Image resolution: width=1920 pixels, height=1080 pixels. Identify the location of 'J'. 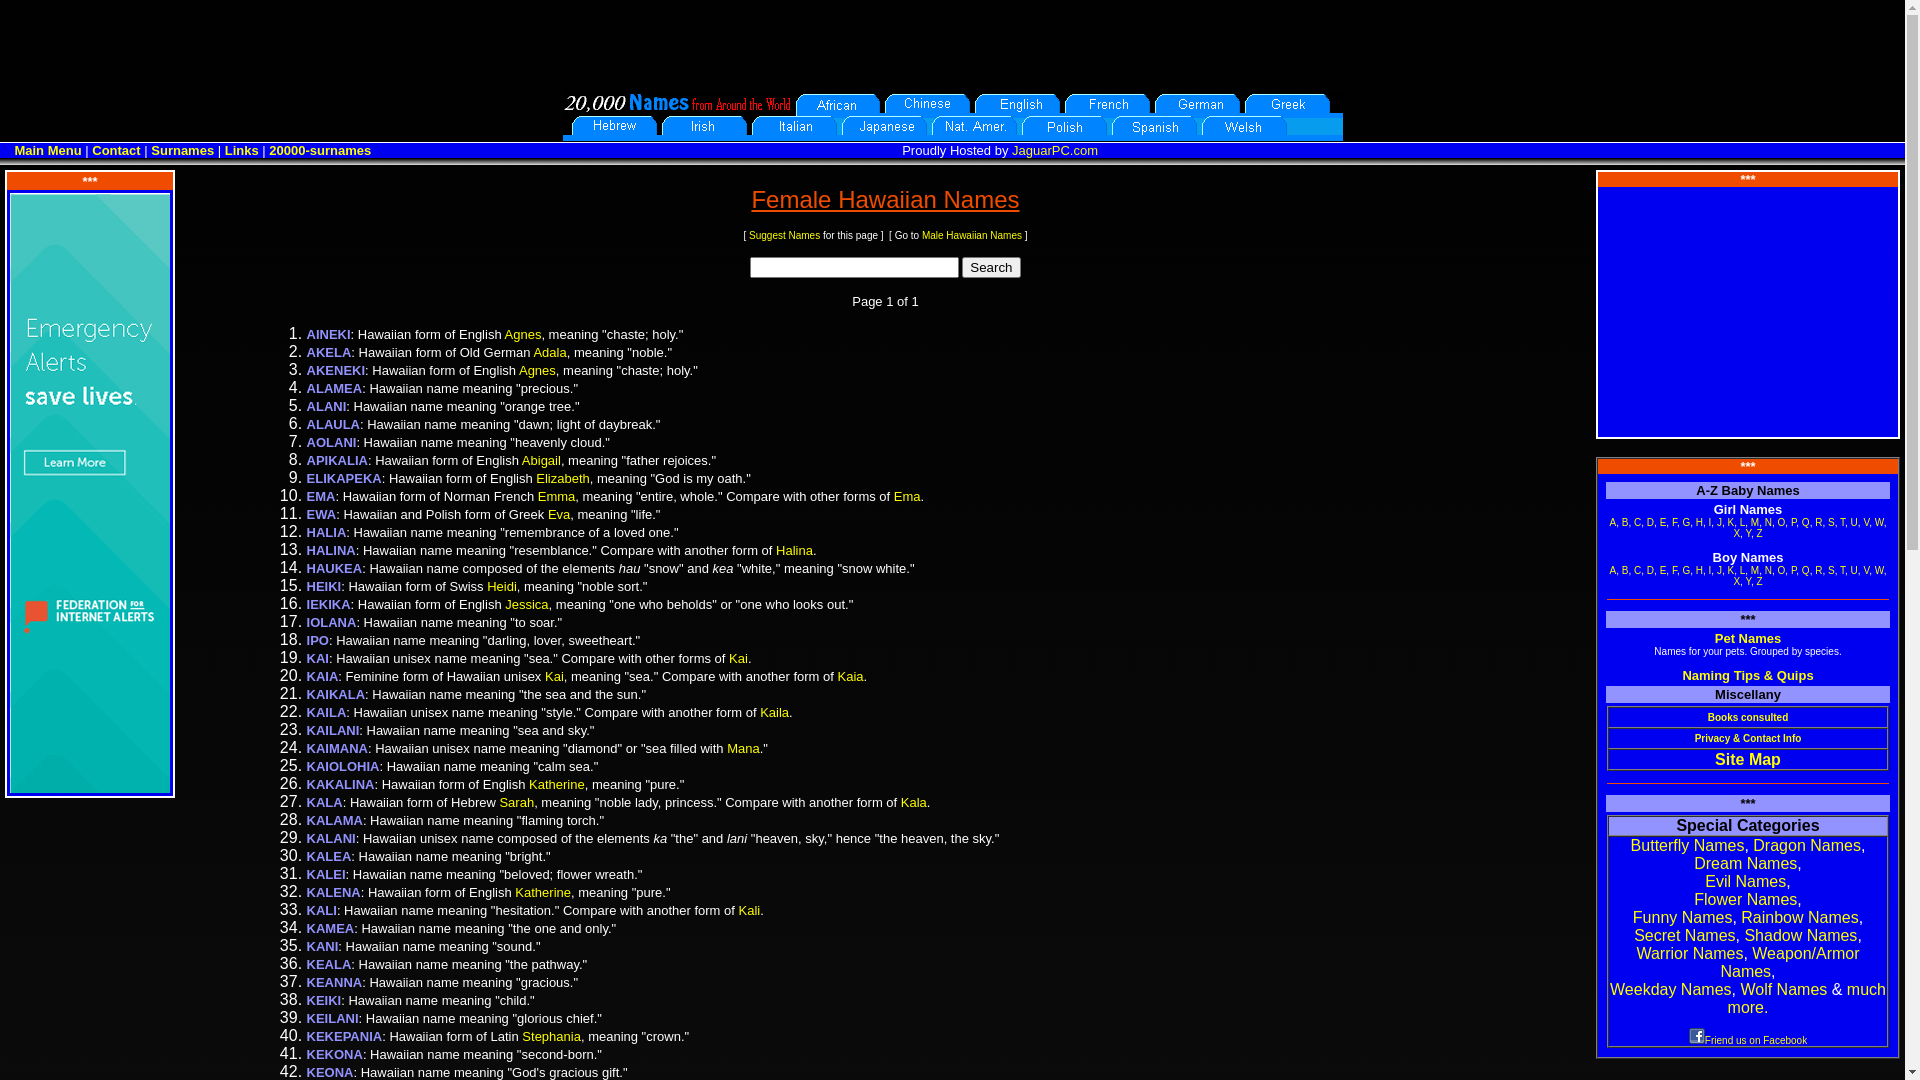
(1716, 570).